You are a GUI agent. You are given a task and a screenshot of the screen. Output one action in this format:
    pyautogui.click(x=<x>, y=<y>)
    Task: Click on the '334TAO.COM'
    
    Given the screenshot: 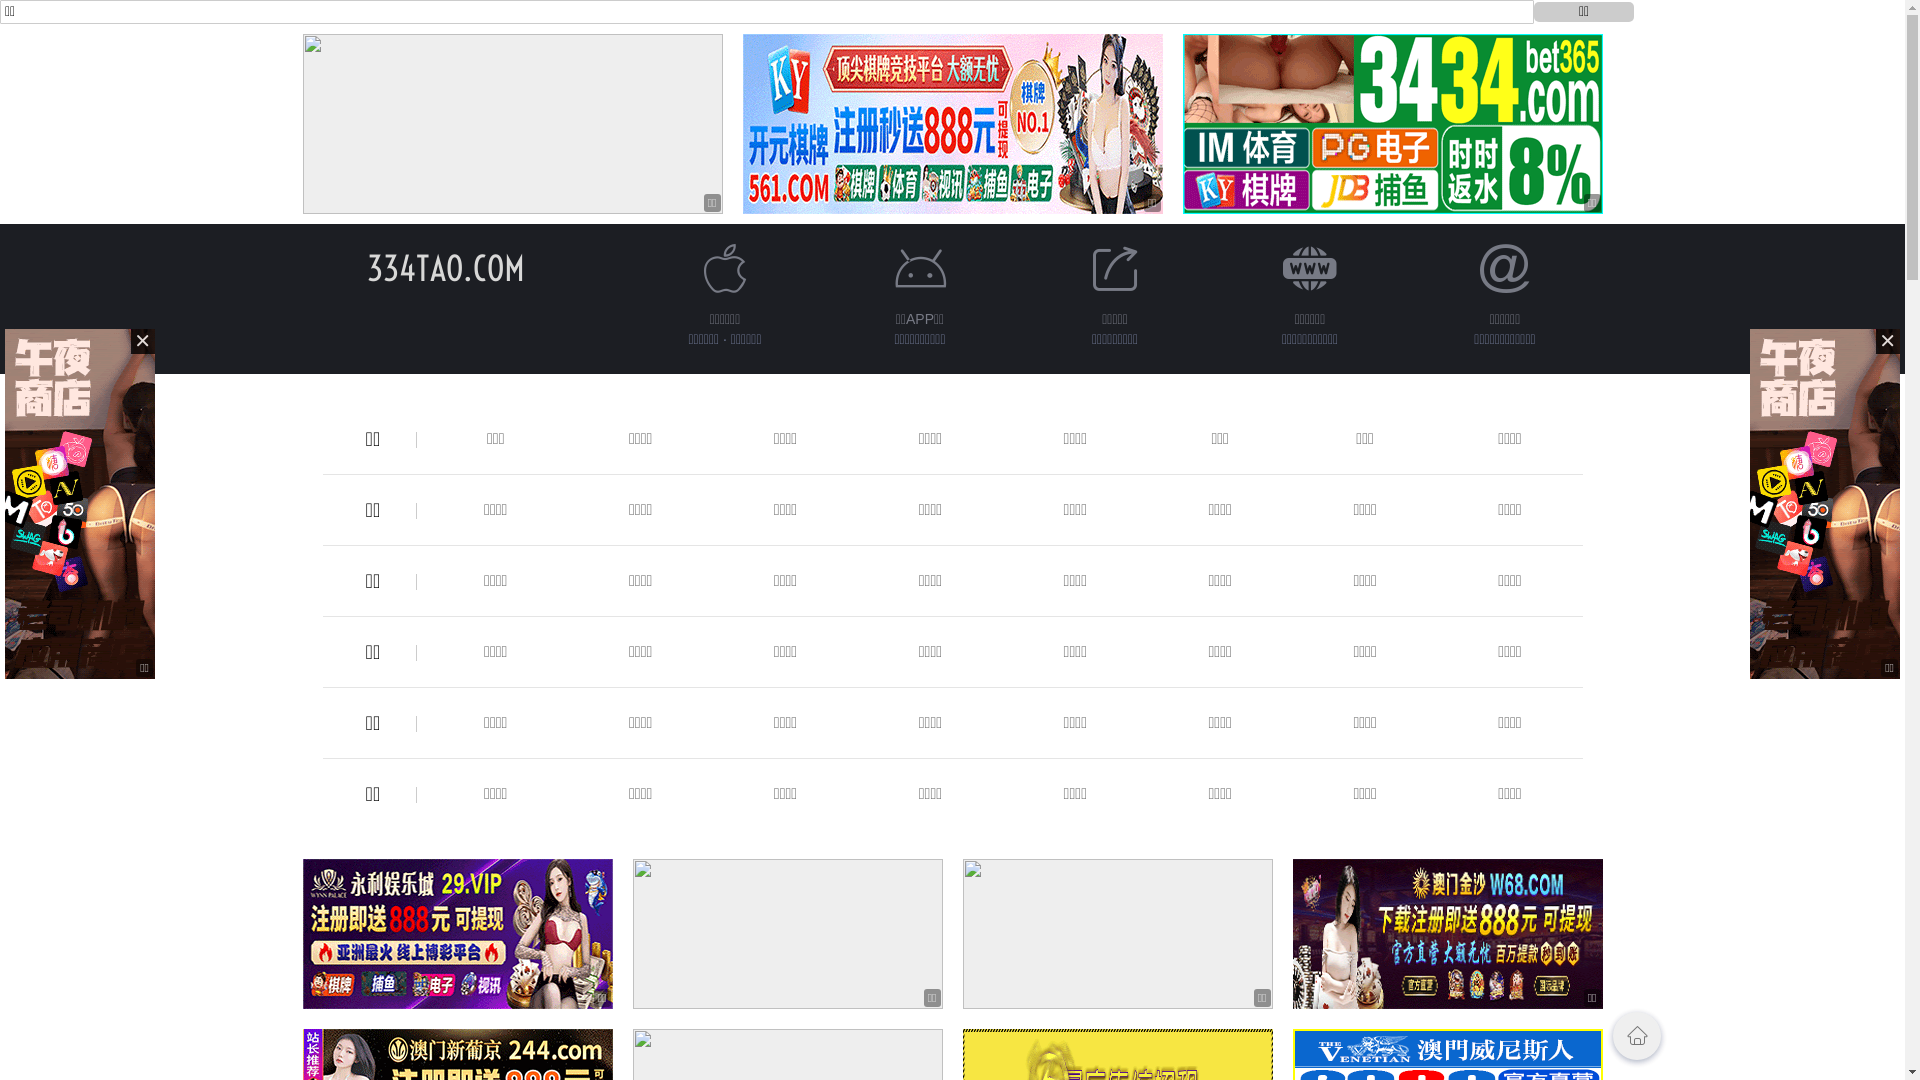 What is the action you would take?
    pyautogui.click(x=444, y=267)
    